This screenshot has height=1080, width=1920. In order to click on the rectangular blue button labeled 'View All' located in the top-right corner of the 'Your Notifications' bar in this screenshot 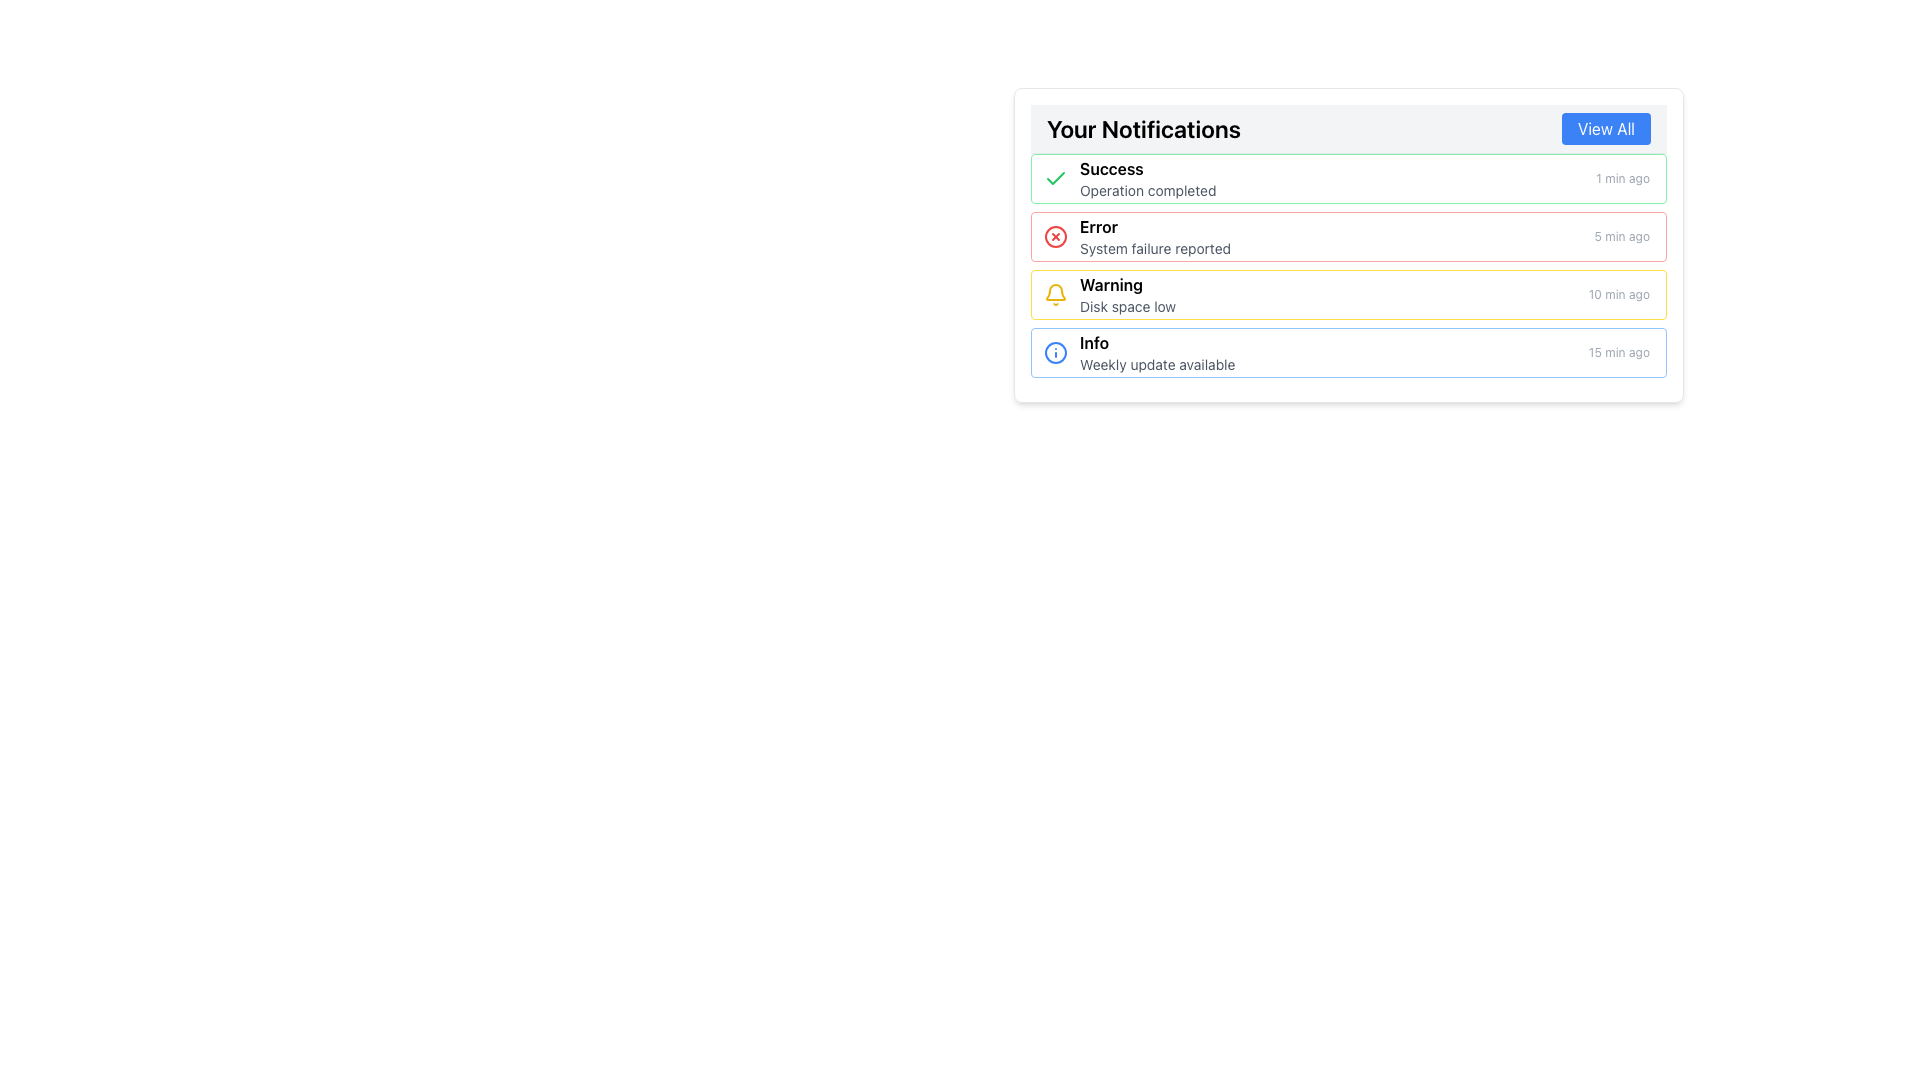, I will do `click(1606, 128)`.